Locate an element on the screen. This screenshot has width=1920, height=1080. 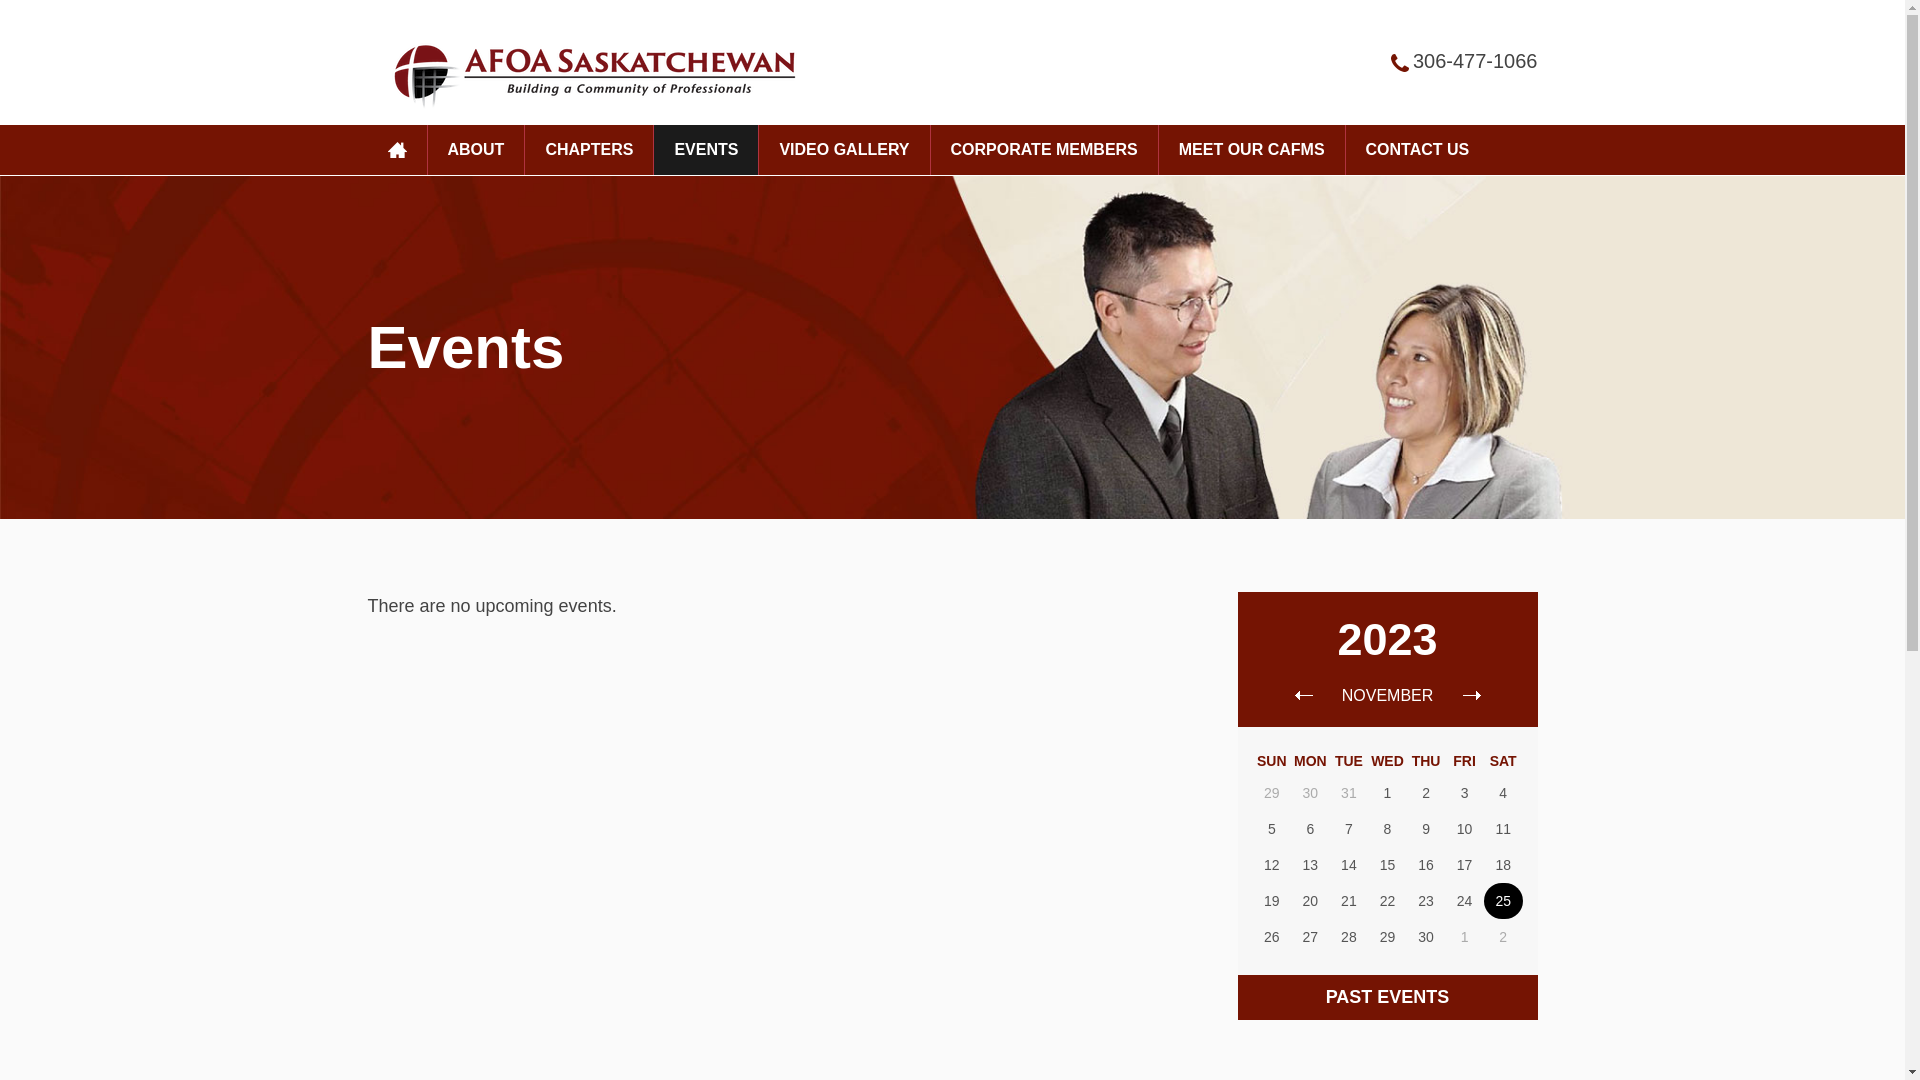
'EVENTS' is located at coordinates (705, 149).